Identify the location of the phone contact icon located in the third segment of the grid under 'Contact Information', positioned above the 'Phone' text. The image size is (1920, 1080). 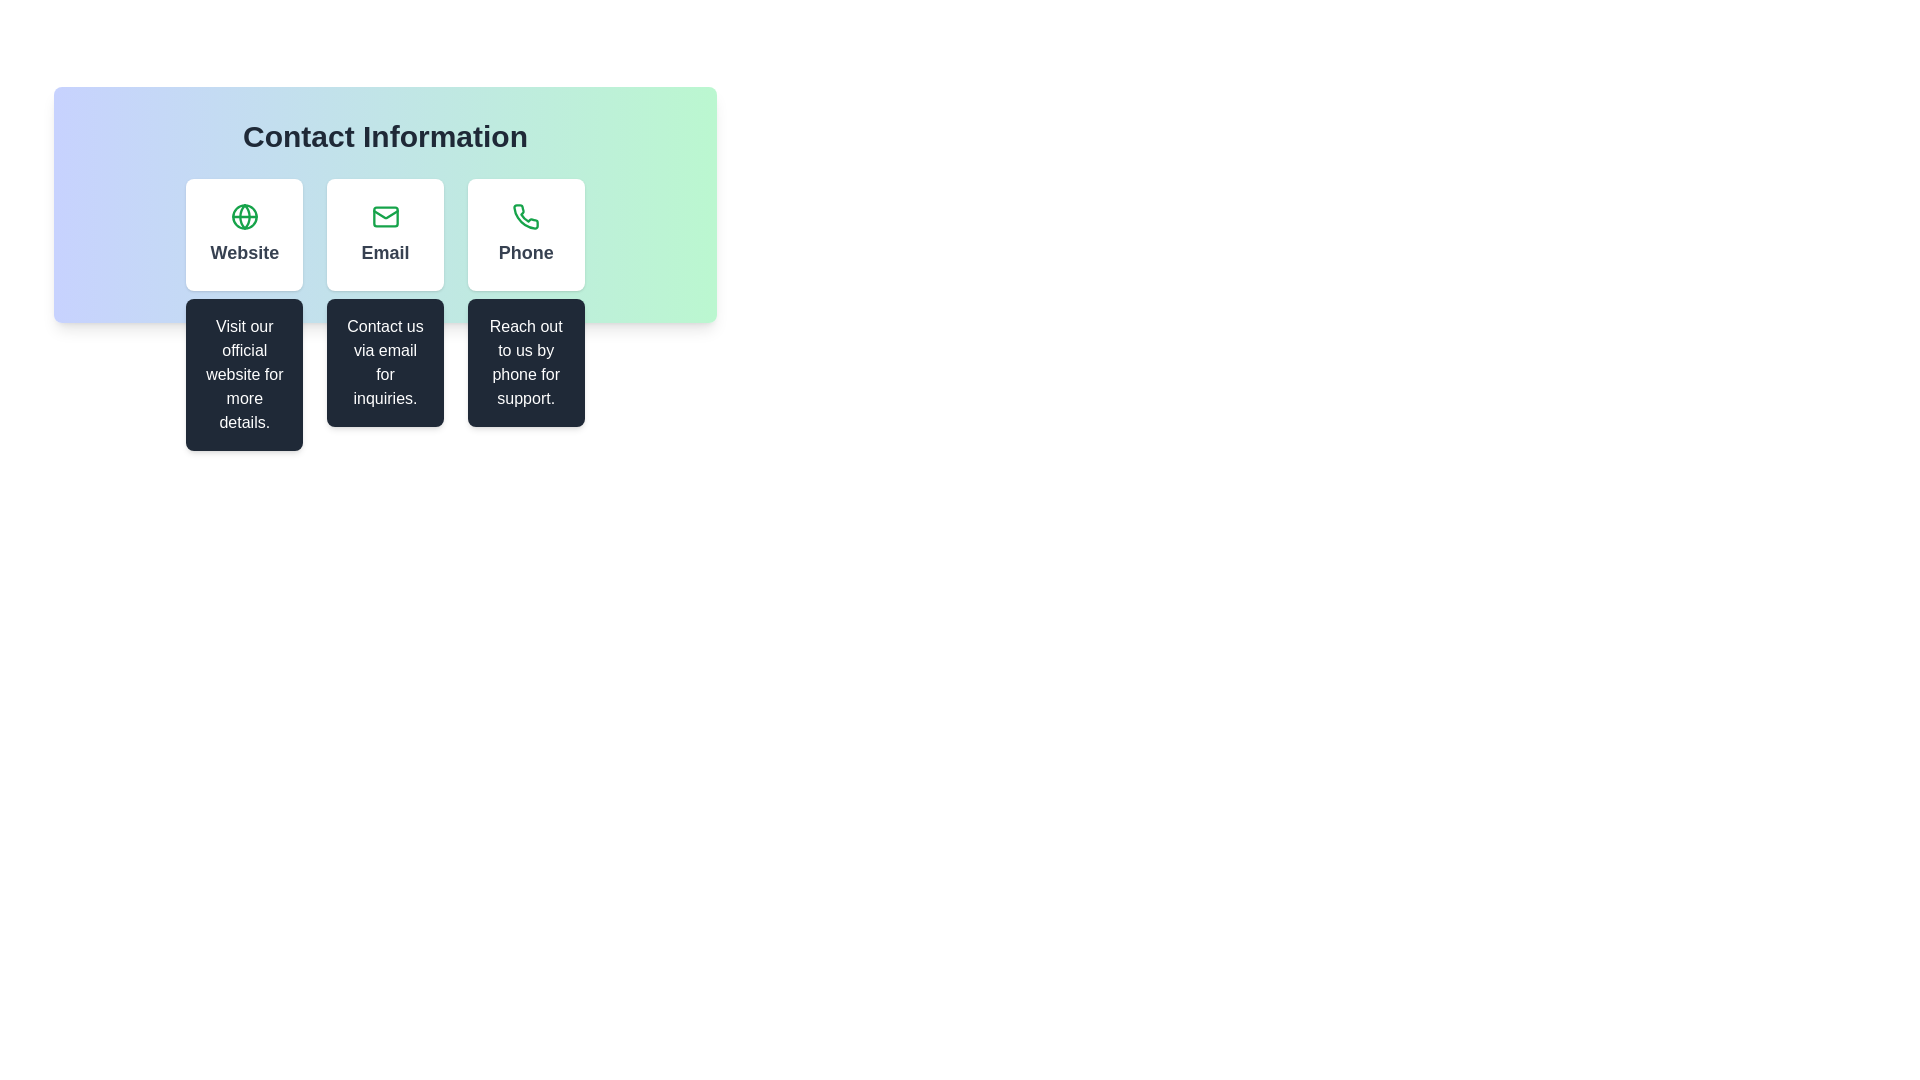
(526, 216).